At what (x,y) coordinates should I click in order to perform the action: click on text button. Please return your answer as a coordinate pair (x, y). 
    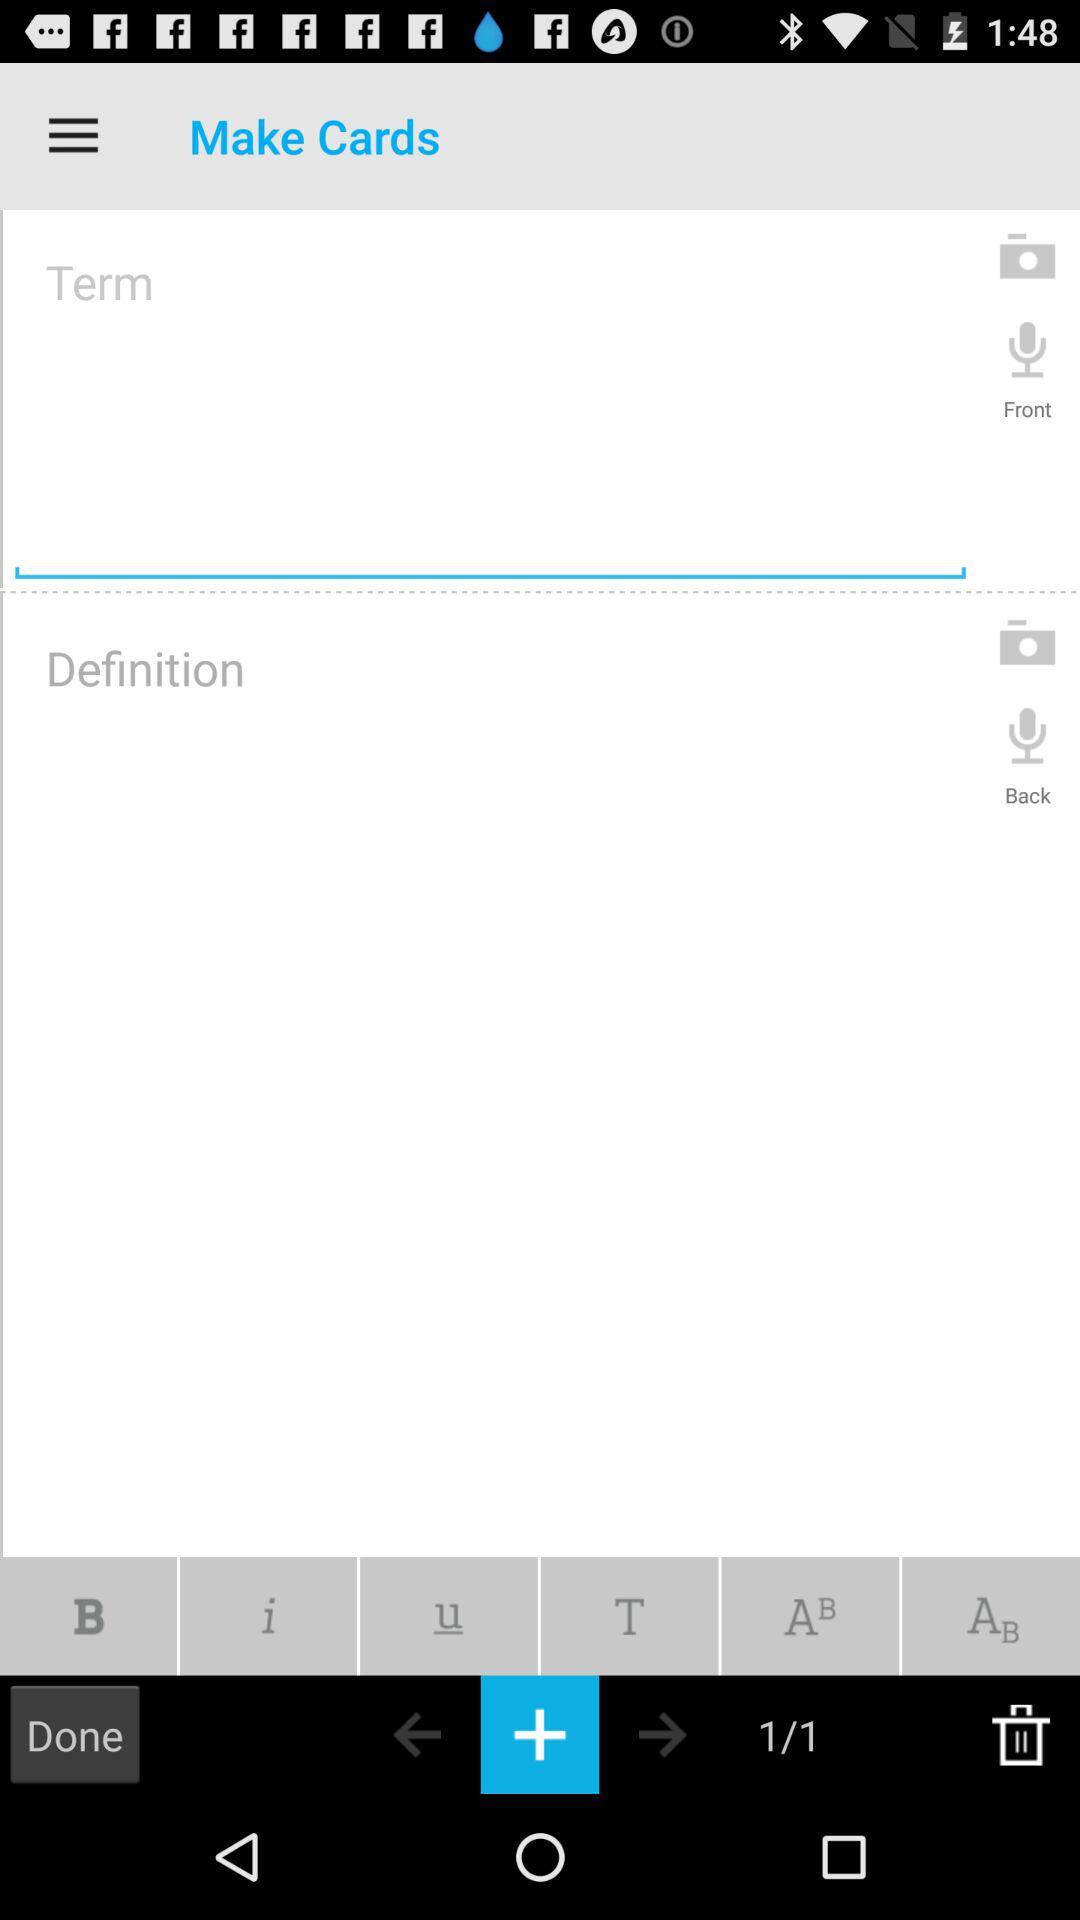
    Looking at the image, I should click on (540, 1733).